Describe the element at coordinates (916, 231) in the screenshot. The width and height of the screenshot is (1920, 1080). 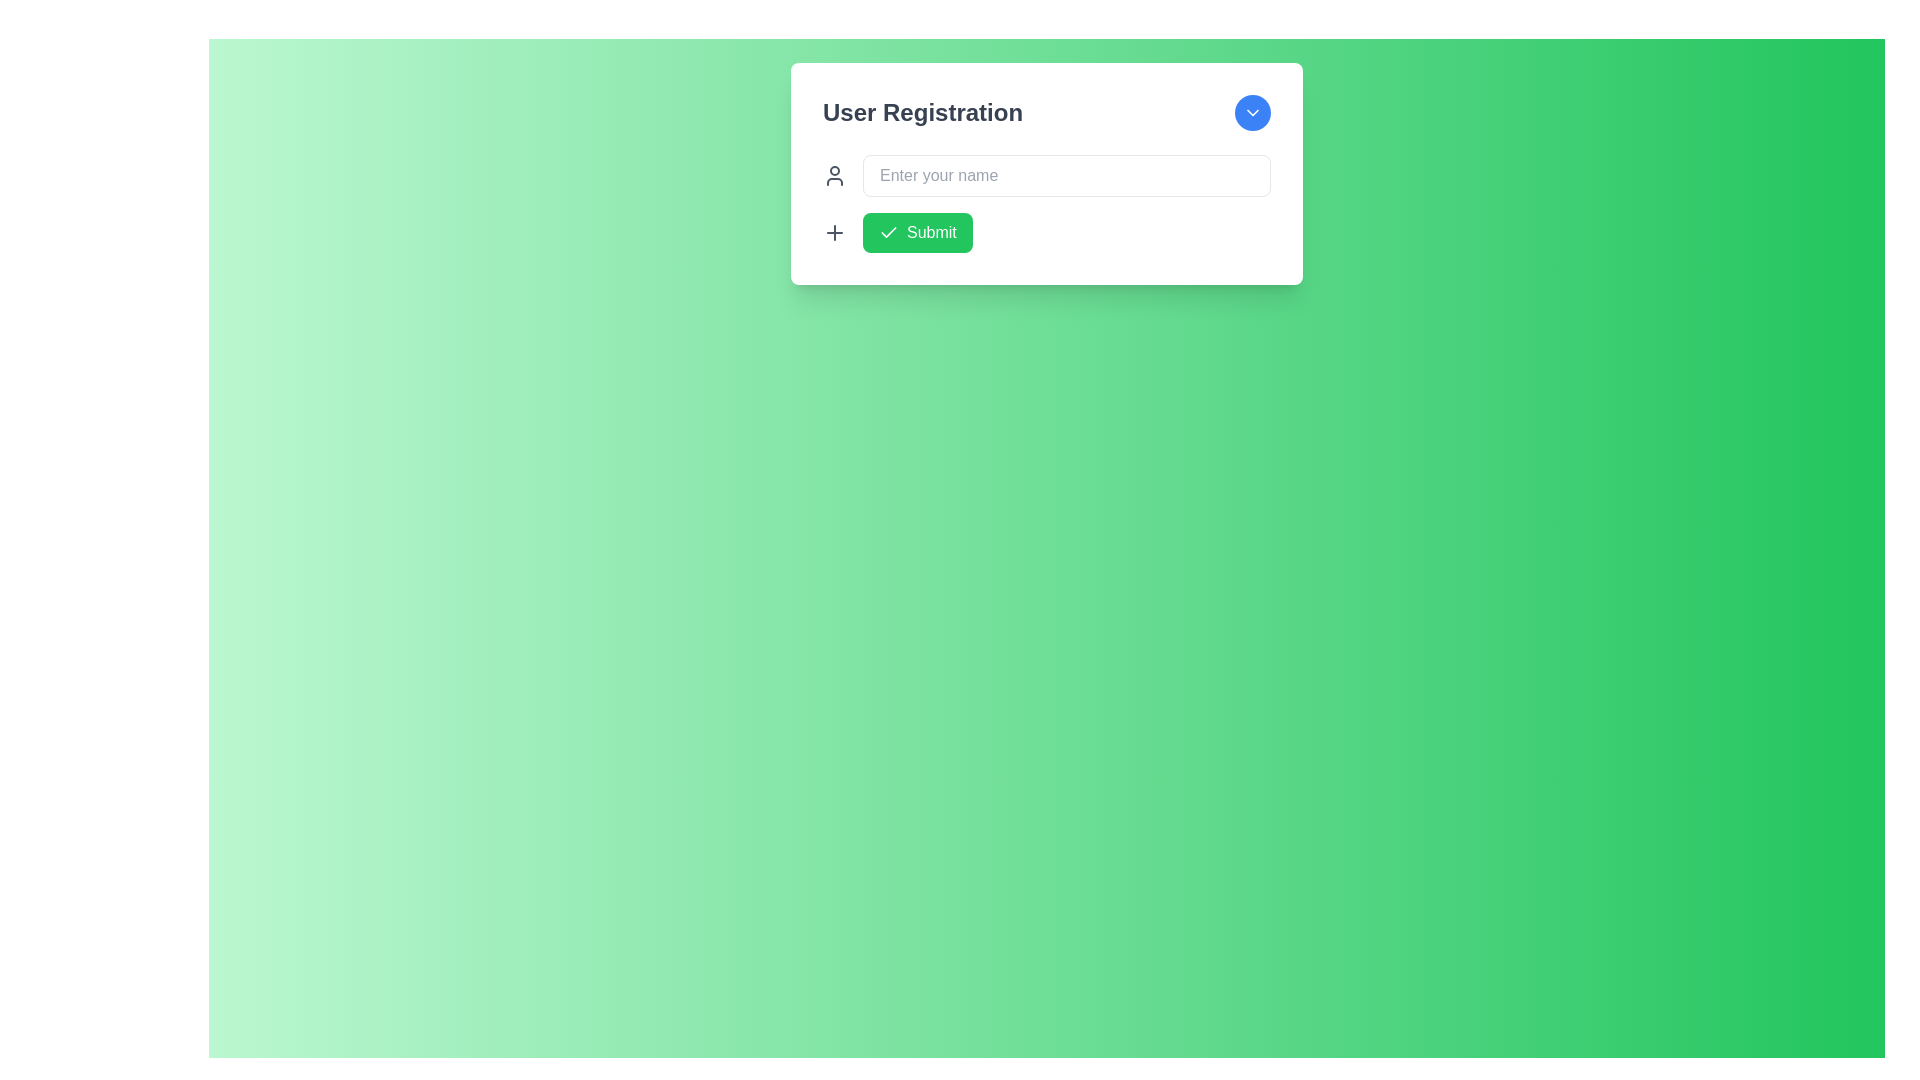
I see `the 'Submit' button with a green background and rounded corners` at that location.